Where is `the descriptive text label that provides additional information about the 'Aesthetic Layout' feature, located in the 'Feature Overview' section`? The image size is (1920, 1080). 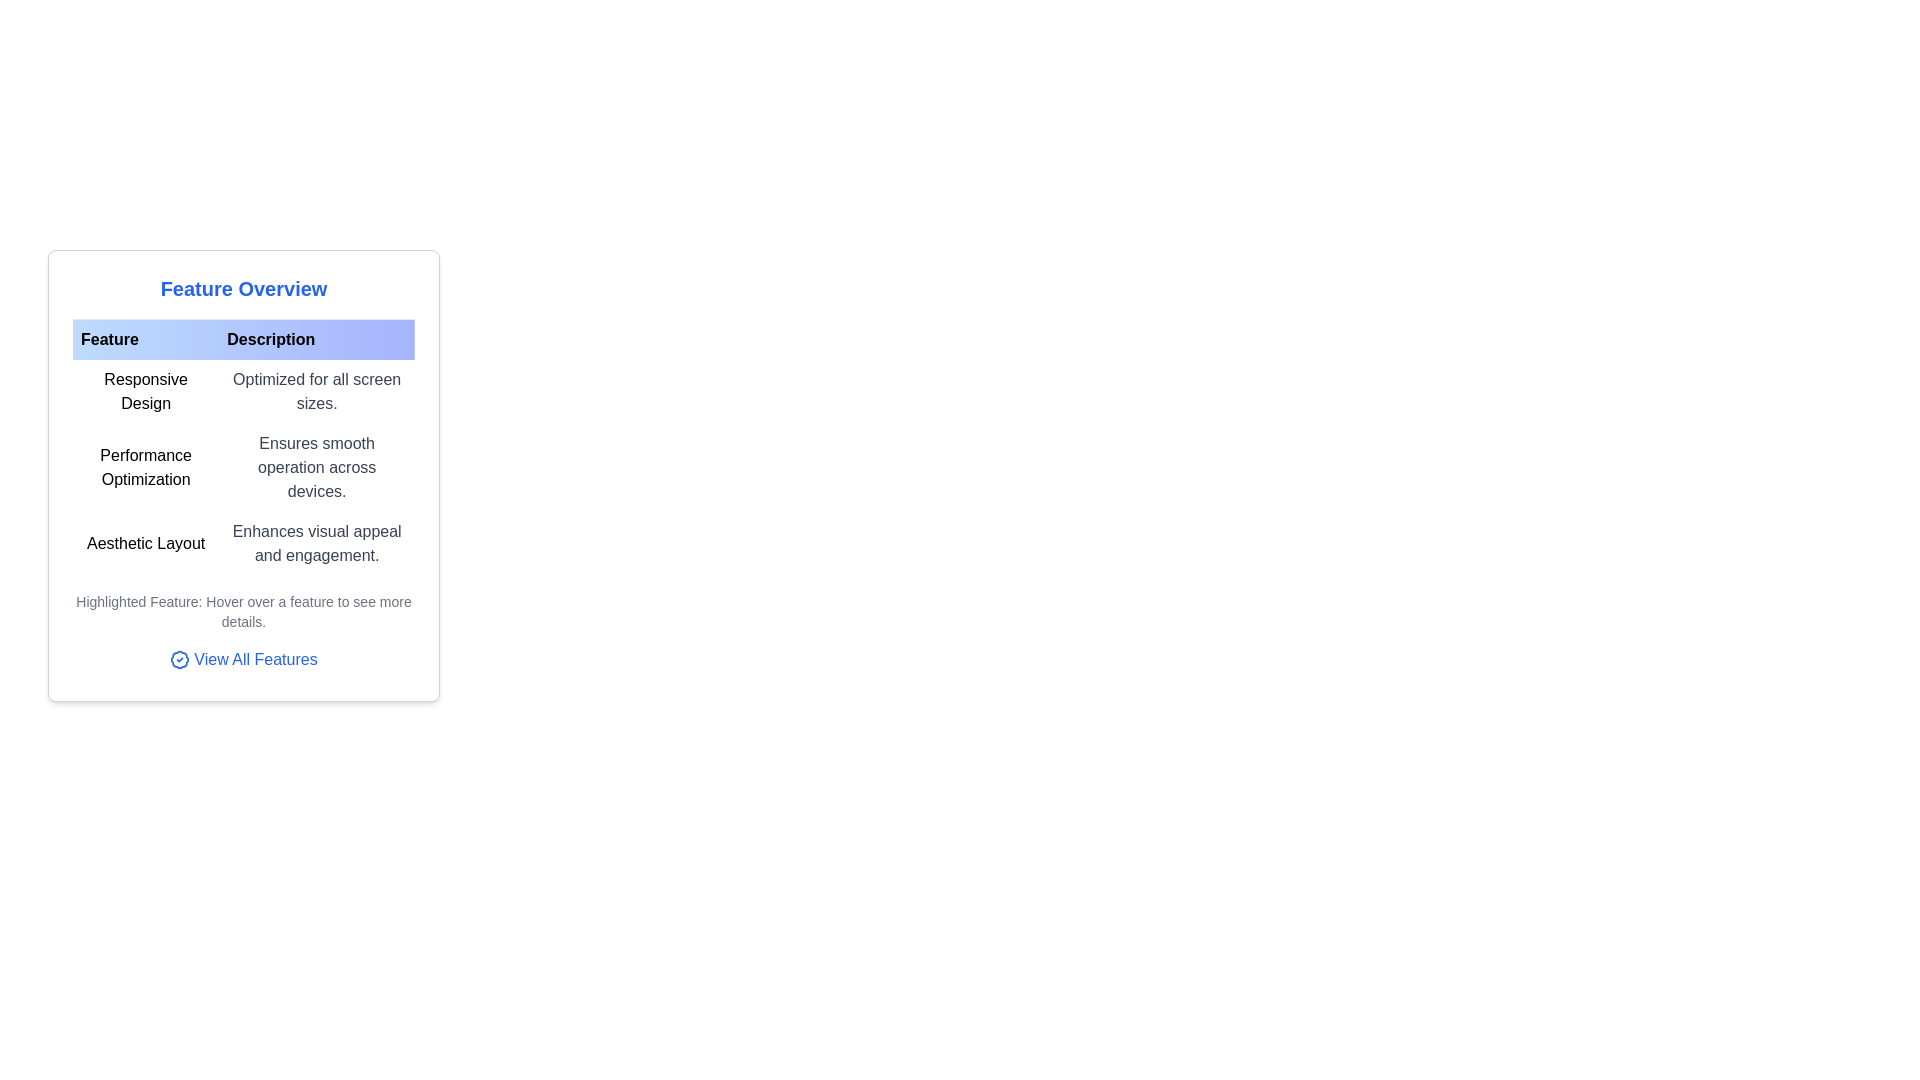
the descriptive text label that provides additional information about the 'Aesthetic Layout' feature, located in the 'Feature Overview' section is located at coordinates (316, 543).